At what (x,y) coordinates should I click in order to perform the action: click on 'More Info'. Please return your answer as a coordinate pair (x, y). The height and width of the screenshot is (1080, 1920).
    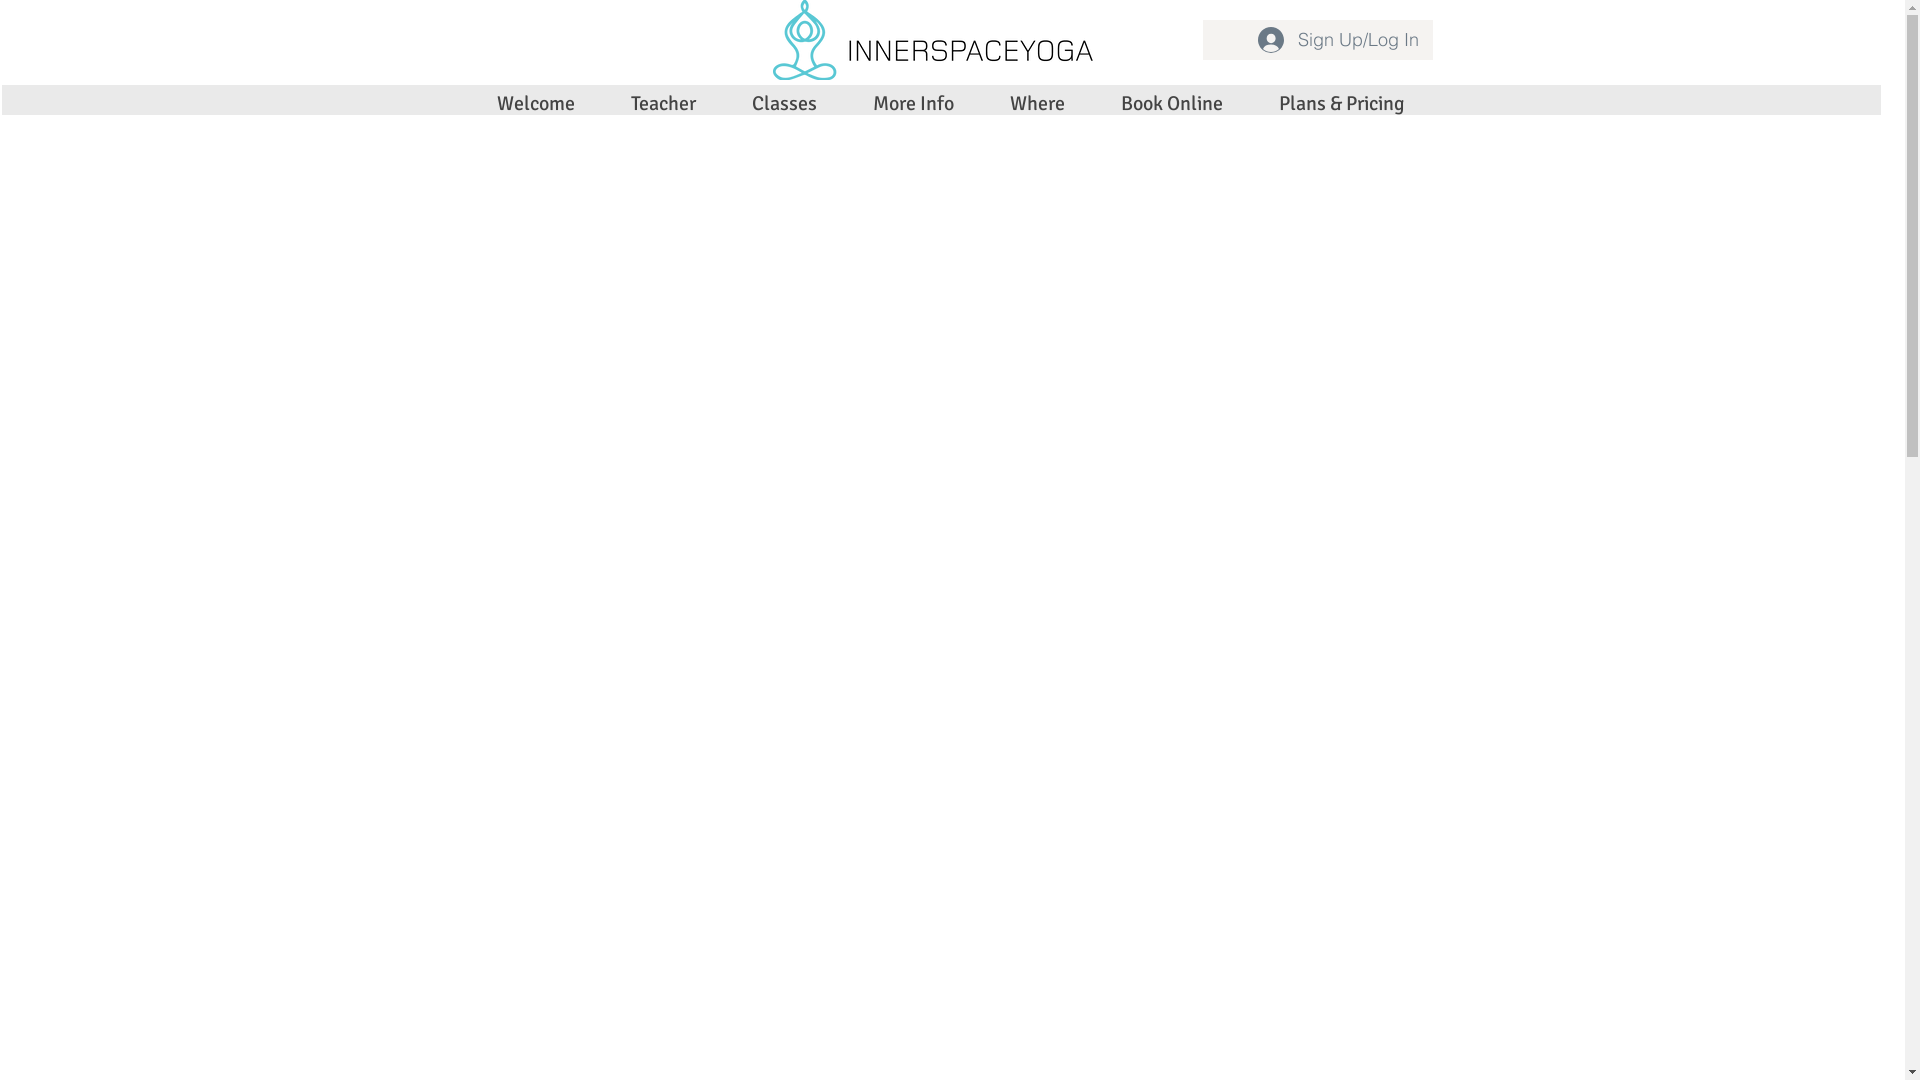
    Looking at the image, I should click on (911, 104).